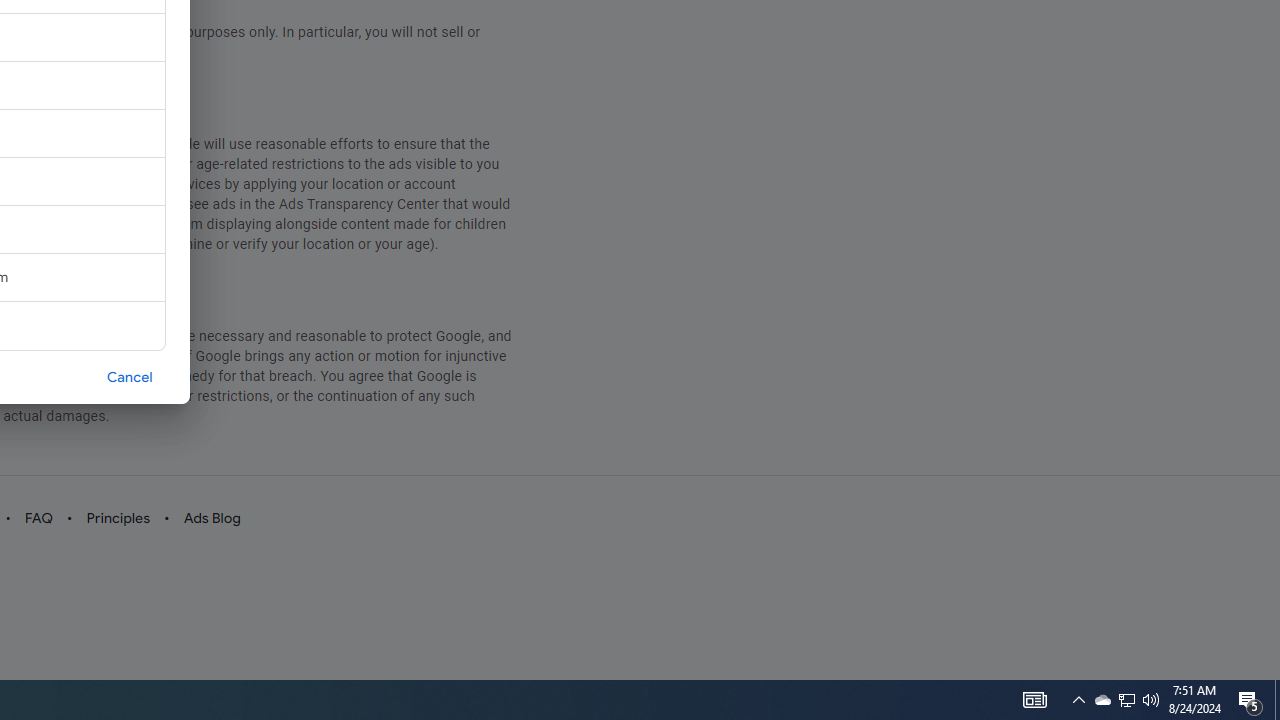 The image size is (1280, 720). I want to click on 'Cancel', so click(128, 376).